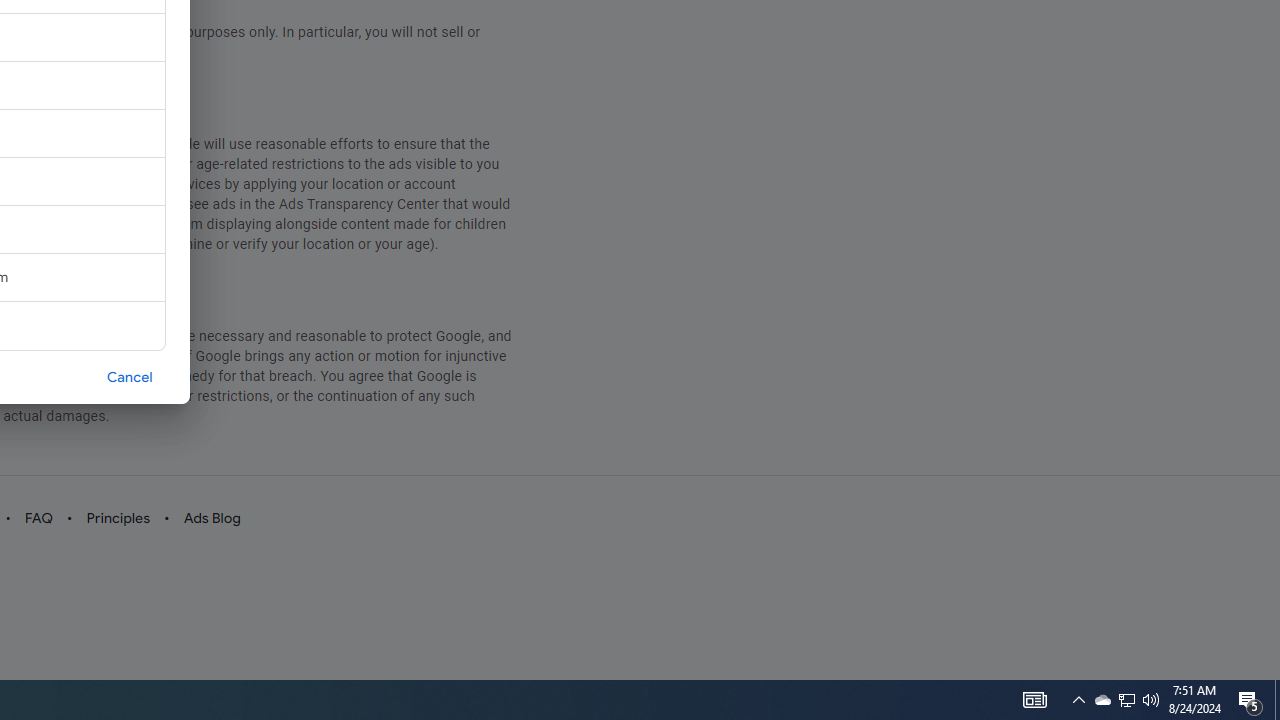 The image size is (1280, 720). I want to click on 'Cancel', so click(128, 376).